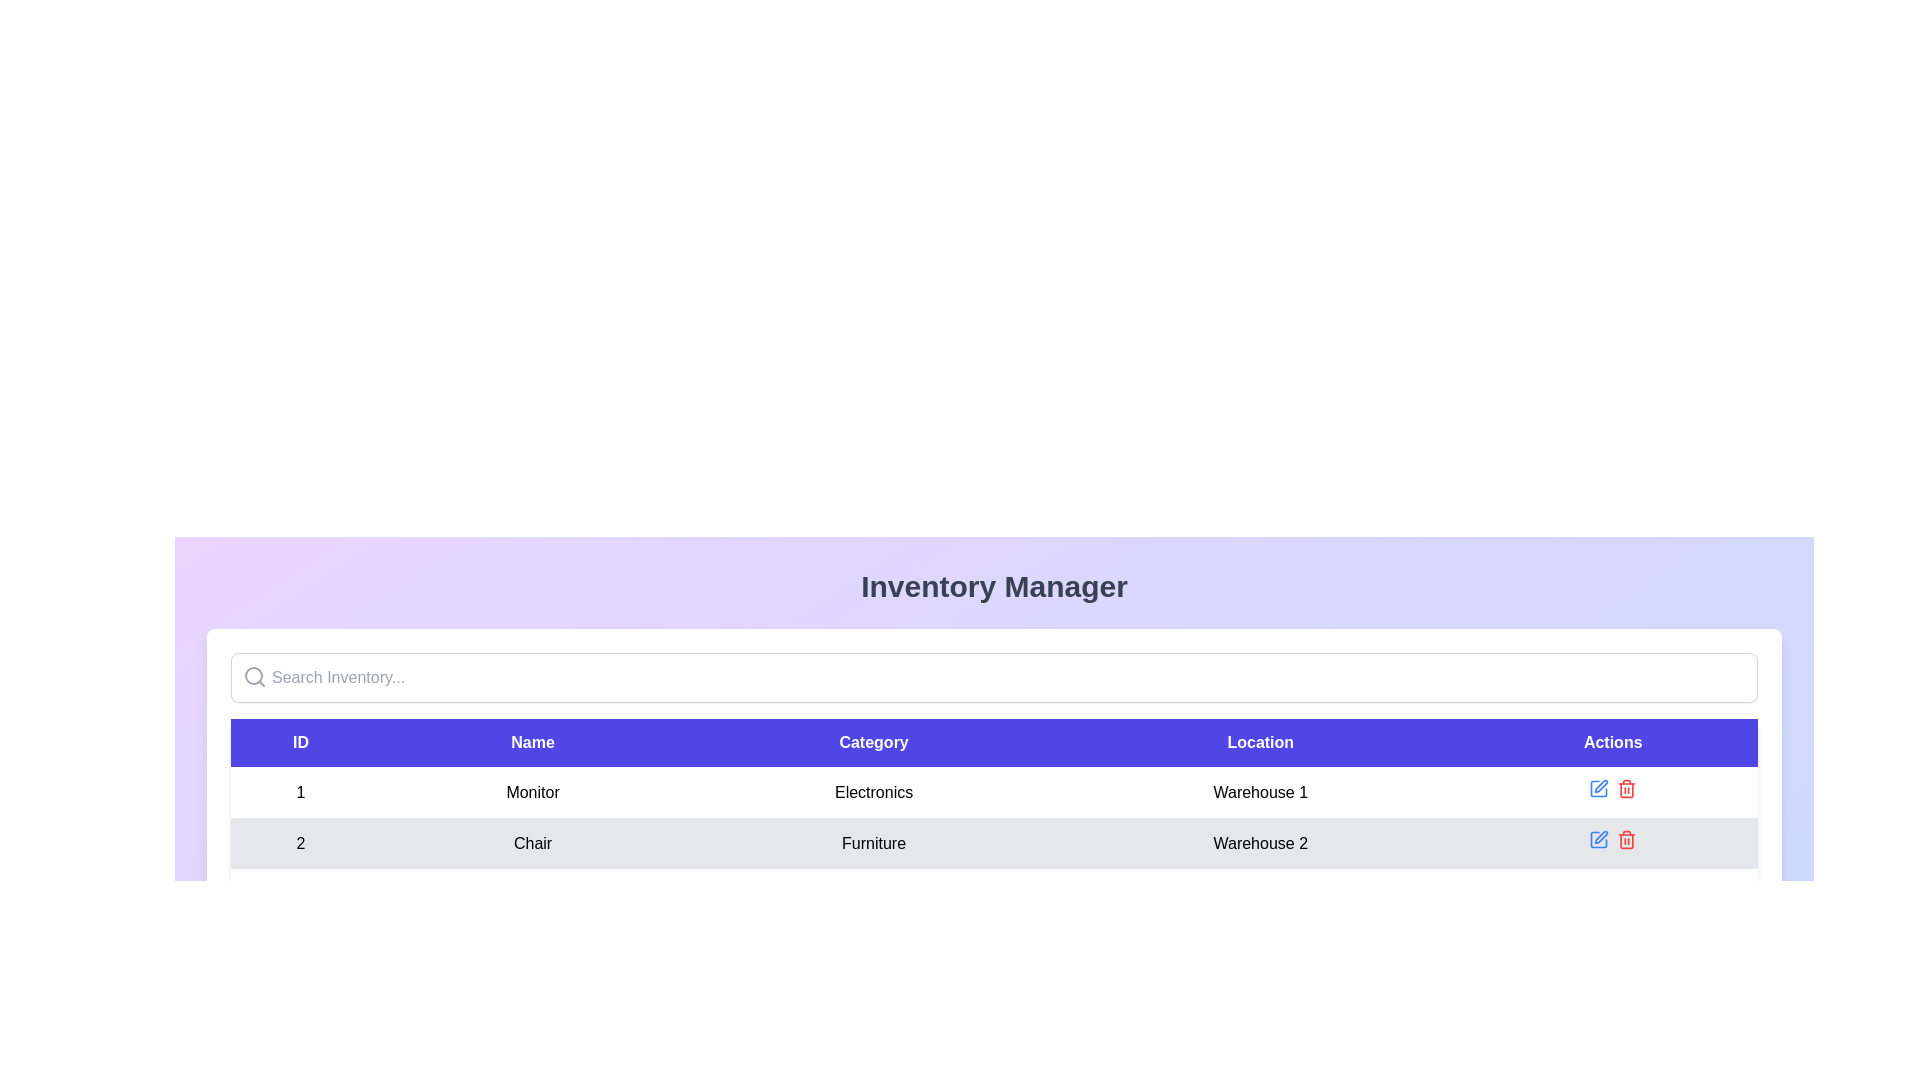  I want to click on the delete button located in the 'Actions' column of the top row of the table, so click(1627, 788).